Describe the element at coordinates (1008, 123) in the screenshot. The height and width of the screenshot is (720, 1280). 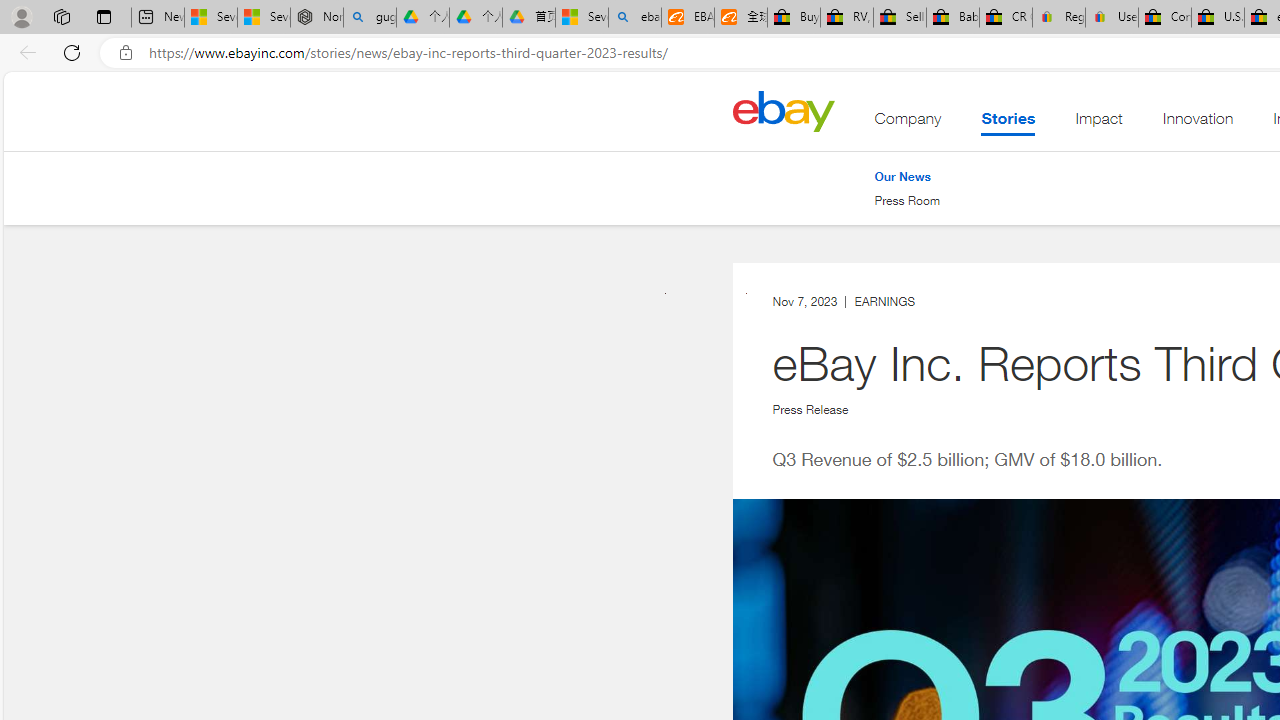
I see `'Stories'` at that location.